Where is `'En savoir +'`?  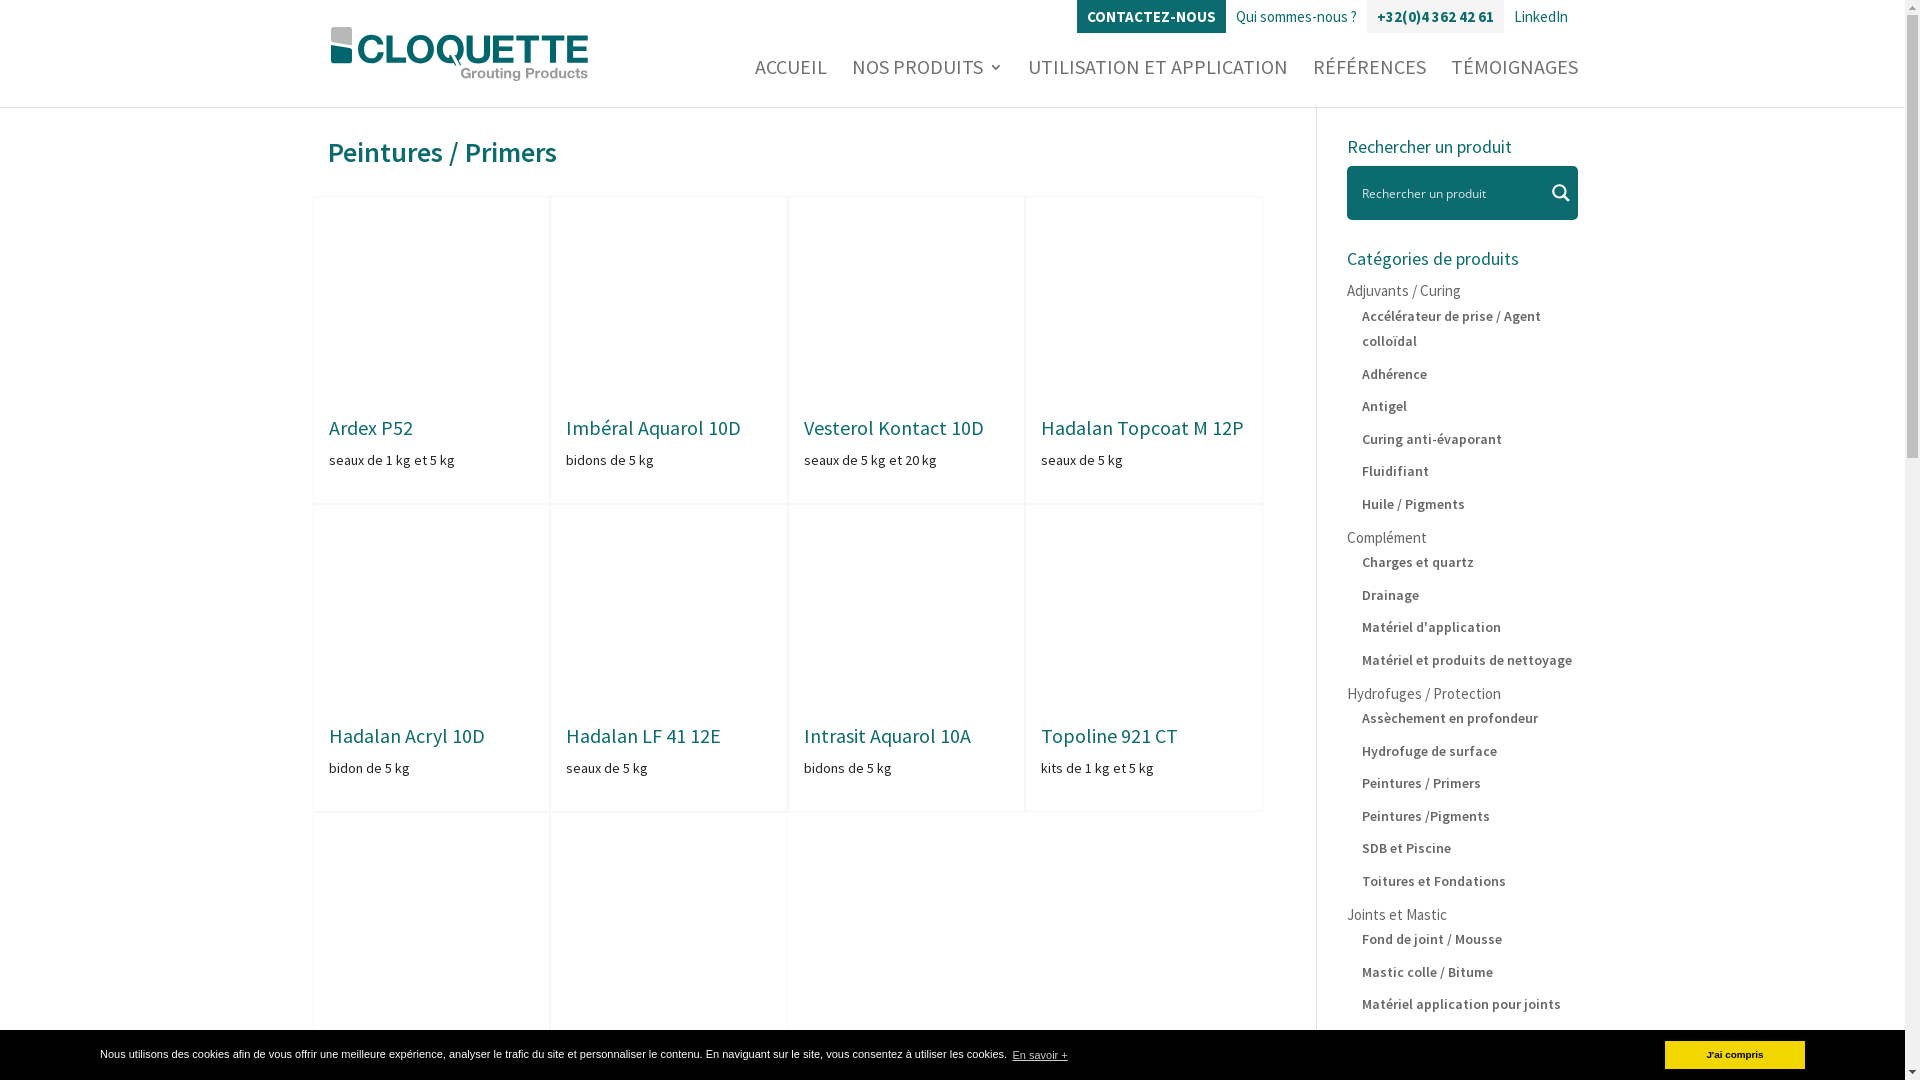 'En savoir +' is located at coordinates (1009, 1053).